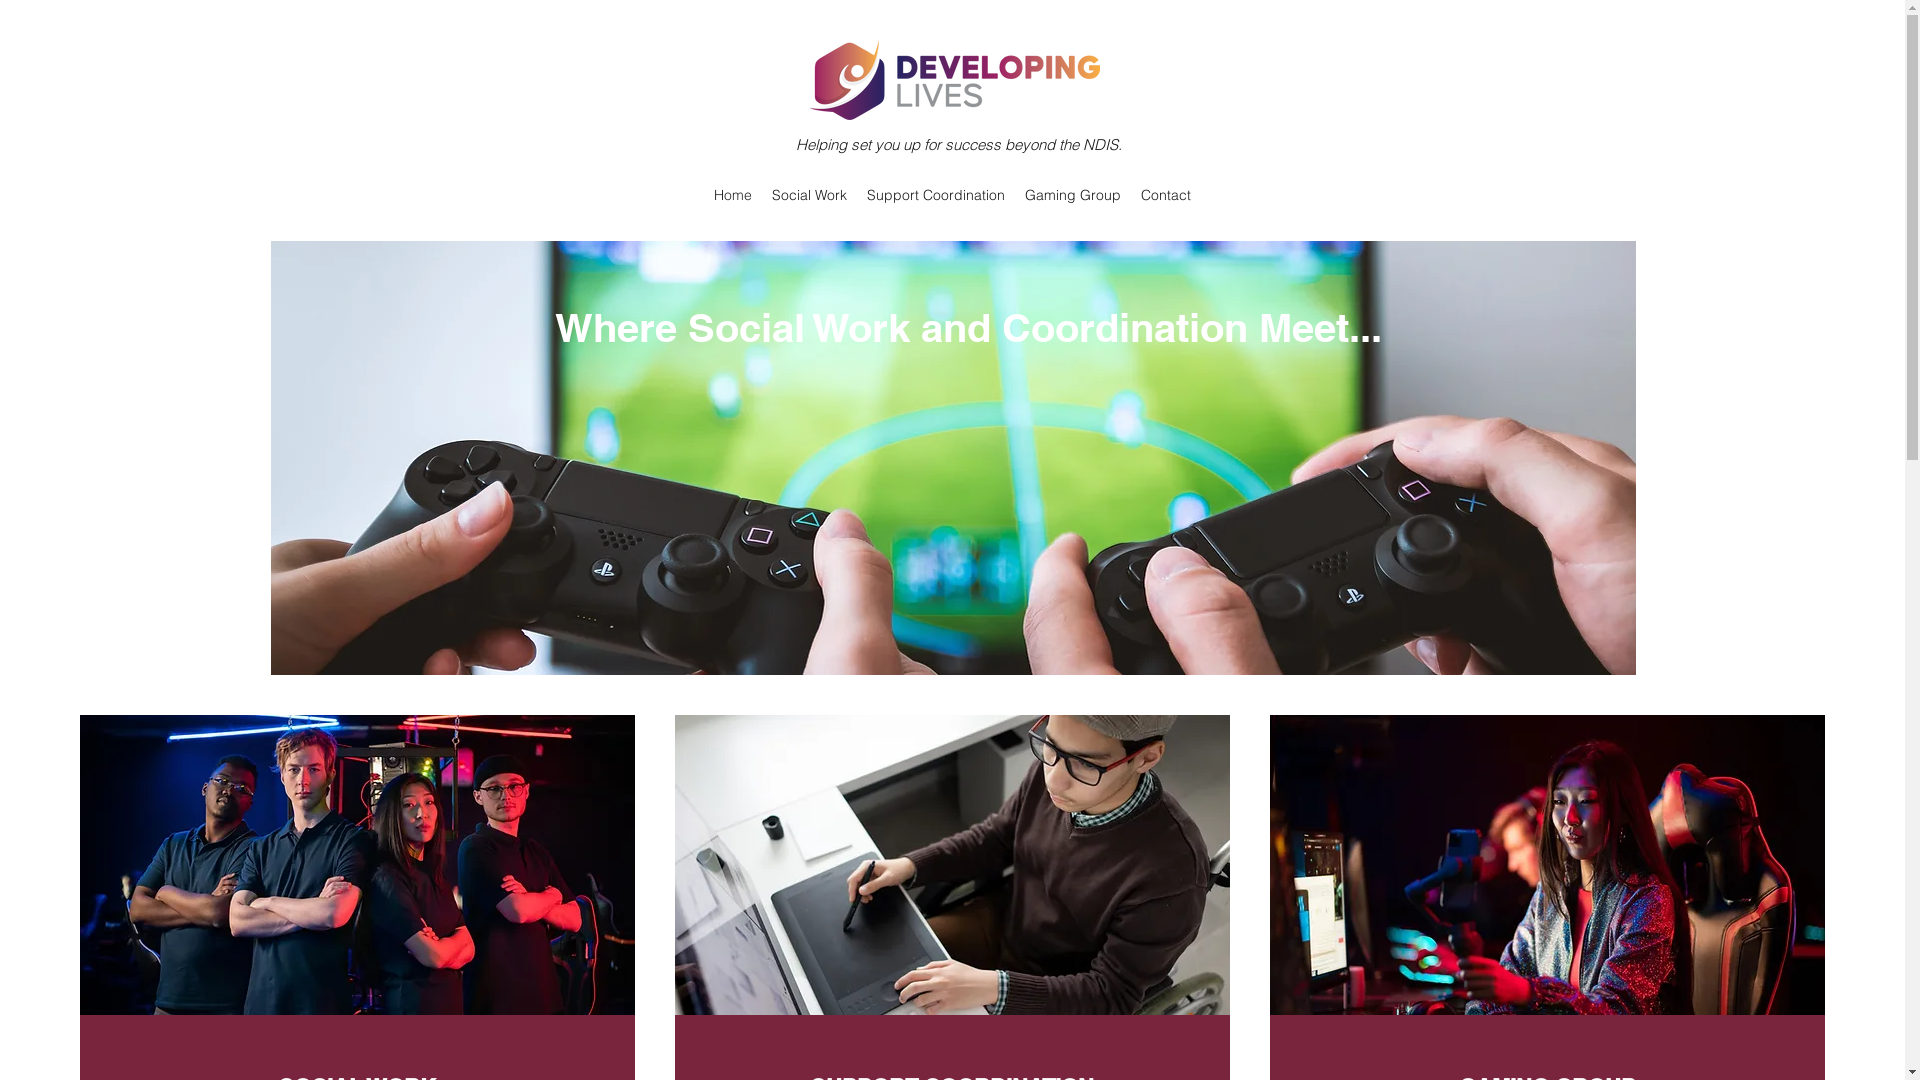 This screenshot has height=1080, width=1920. Describe the element at coordinates (935, 195) in the screenshot. I see `'Support Coordination'` at that location.